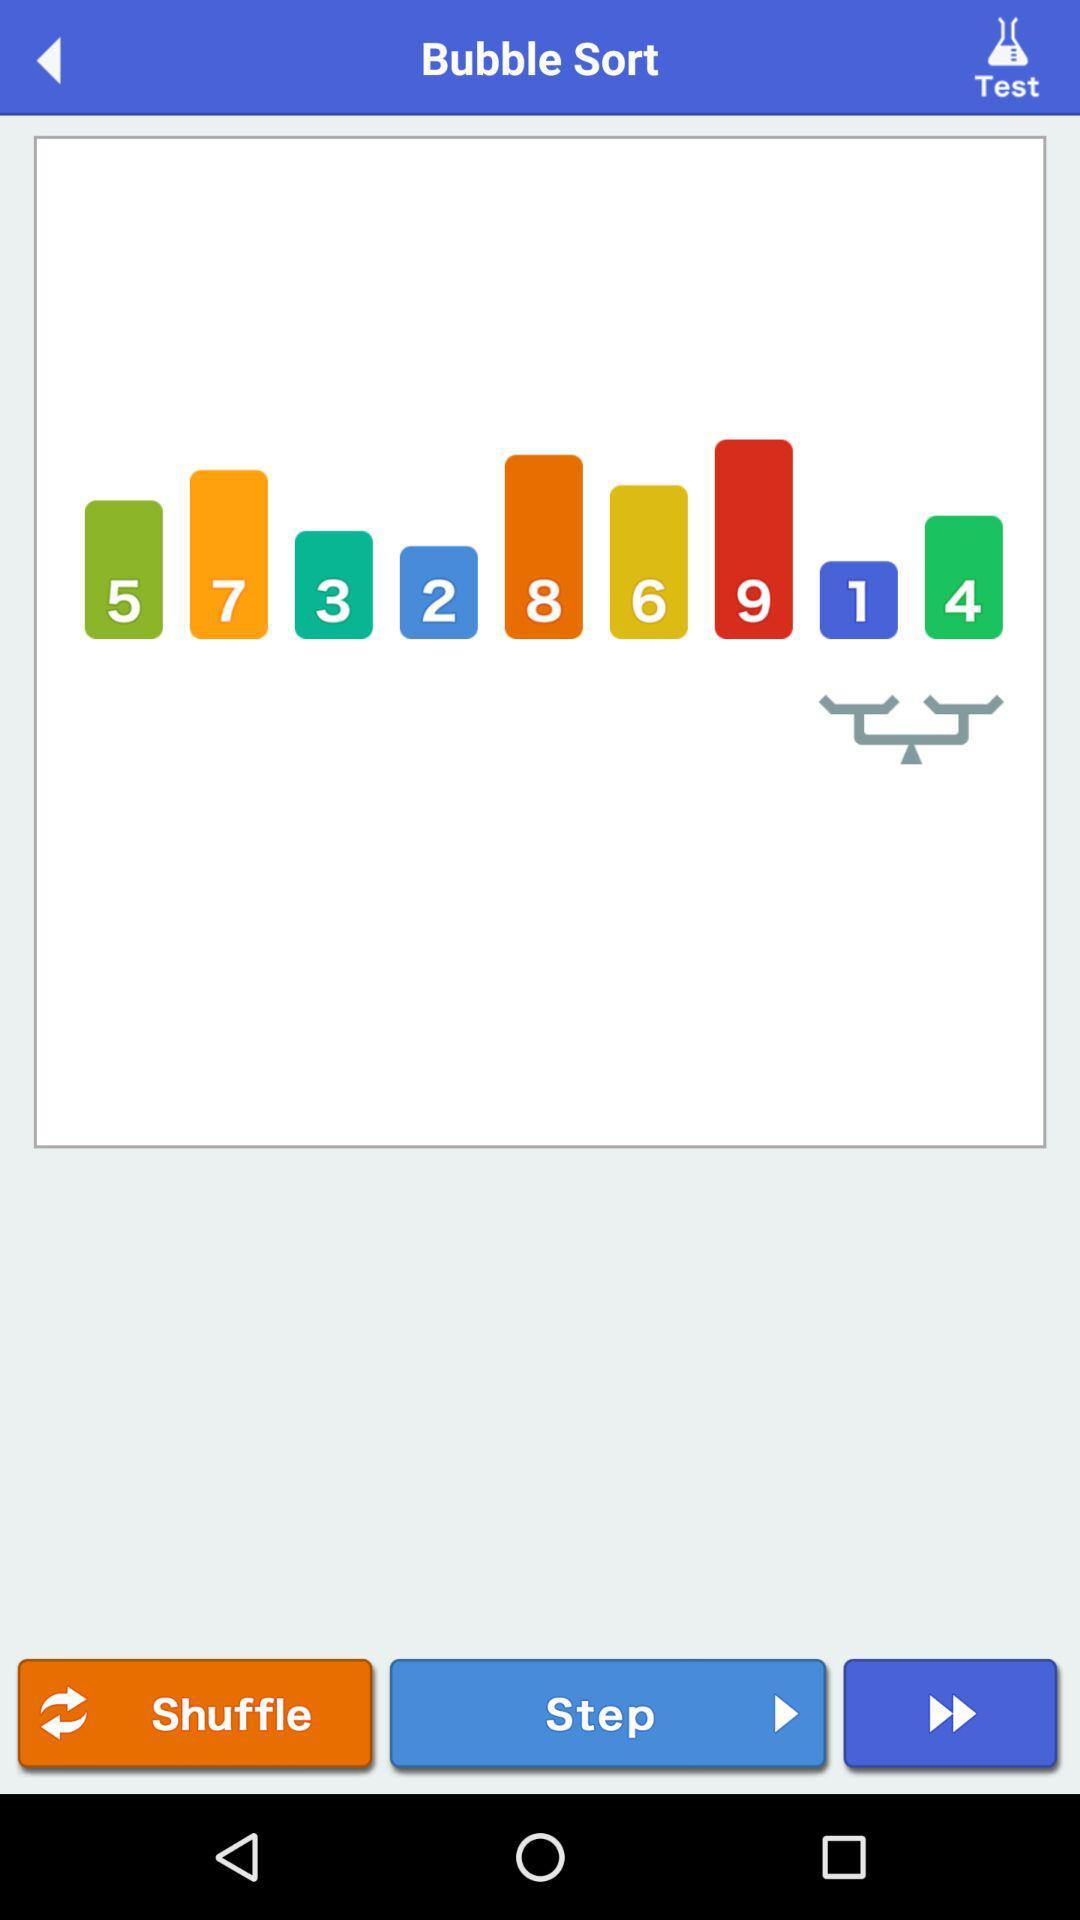 Image resolution: width=1080 pixels, height=1920 pixels. Describe the element at coordinates (951, 1716) in the screenshot. I see `next option` at that location.